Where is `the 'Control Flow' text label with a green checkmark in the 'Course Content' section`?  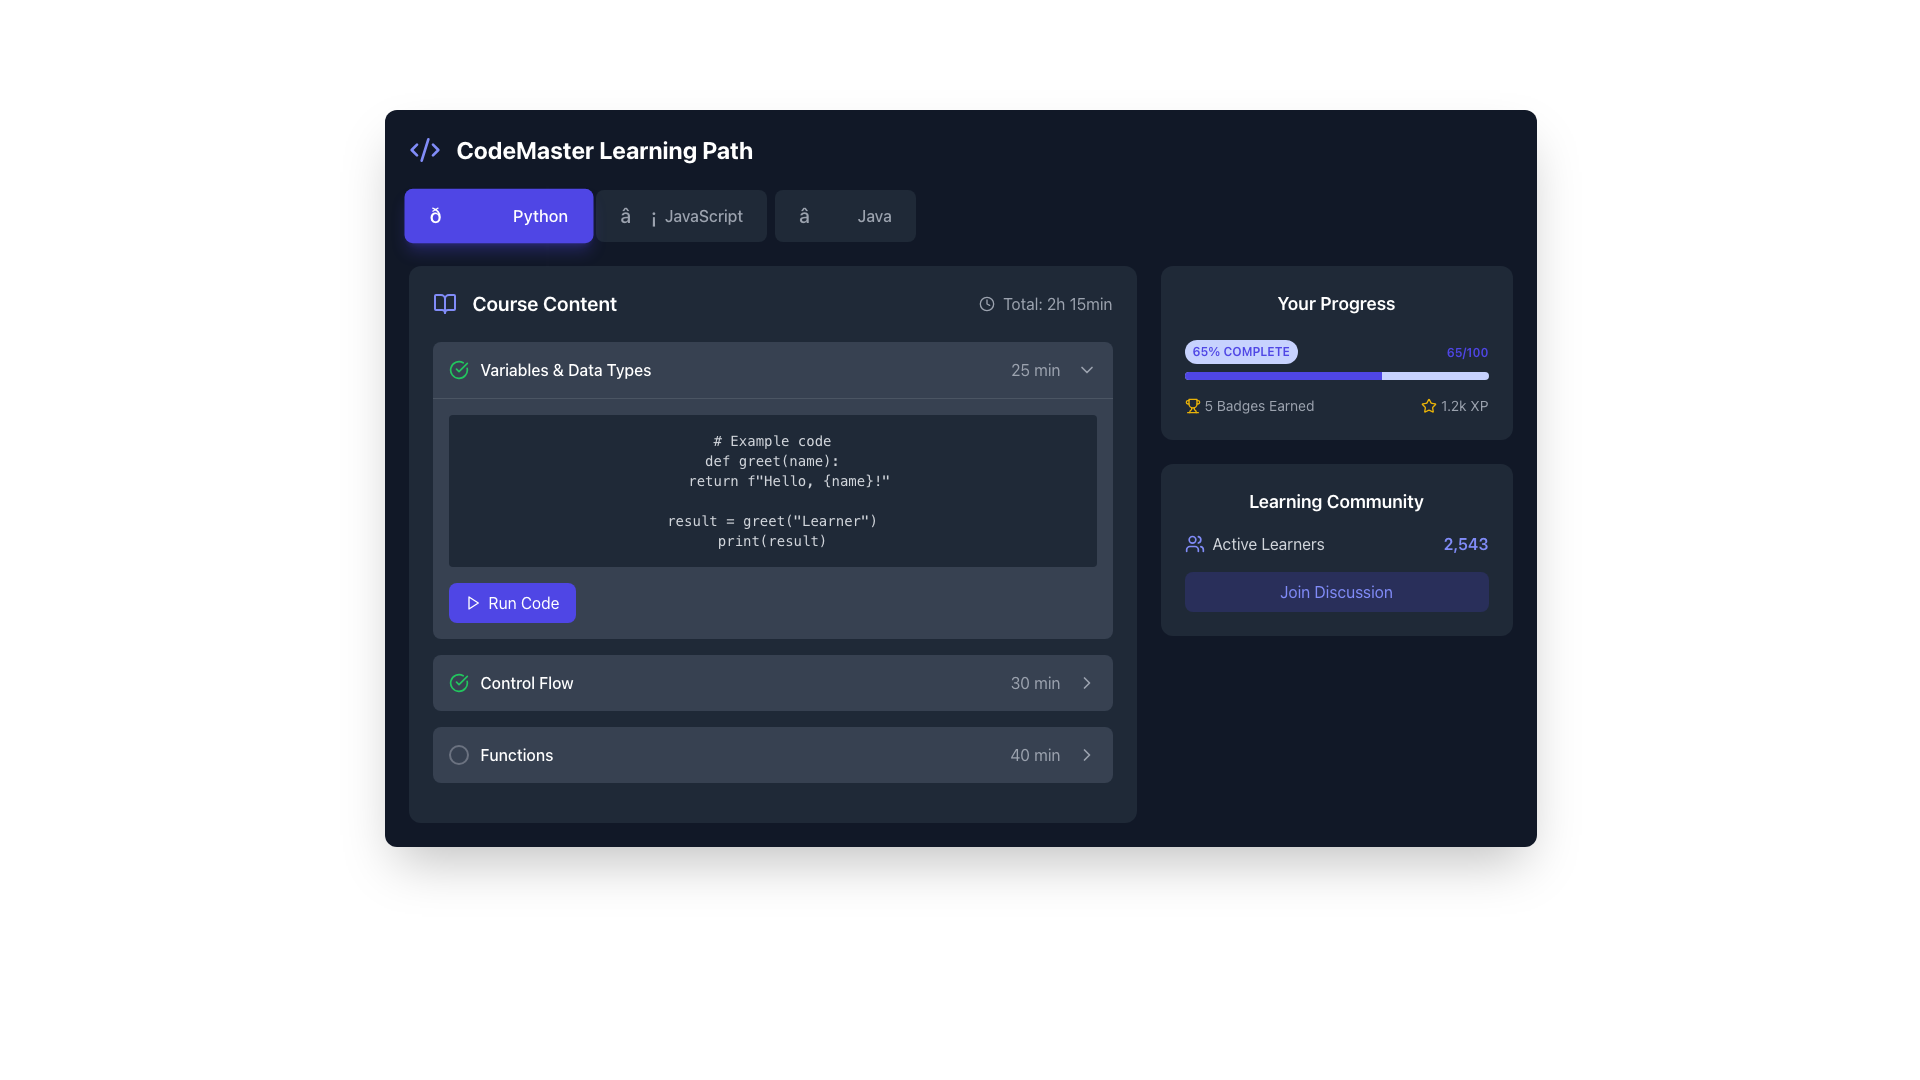 the 'Control Flow' text label with a green checkmark in the 'Course Content' section is located at coordinates (511, 681).